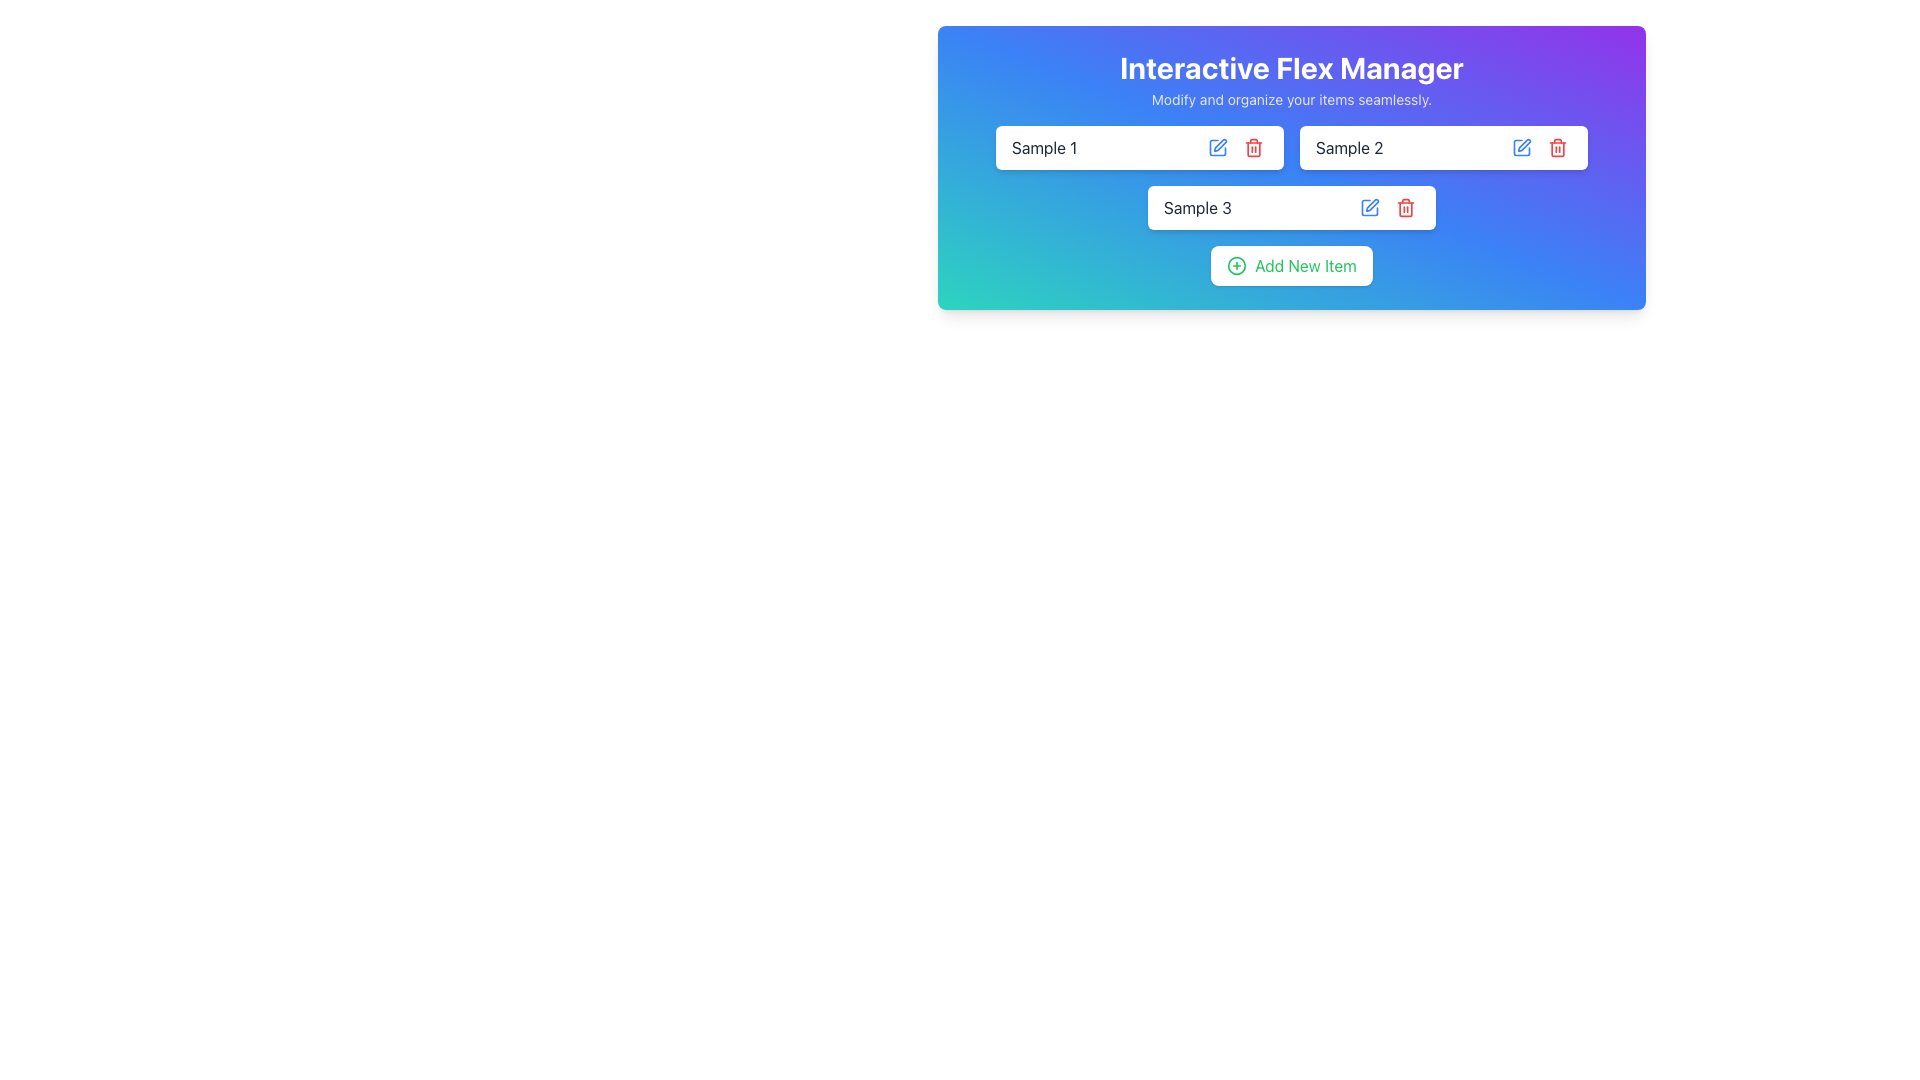  I want to click on the edit icon located to the right of the 'Sample 1' text input, so click(1217, 146).